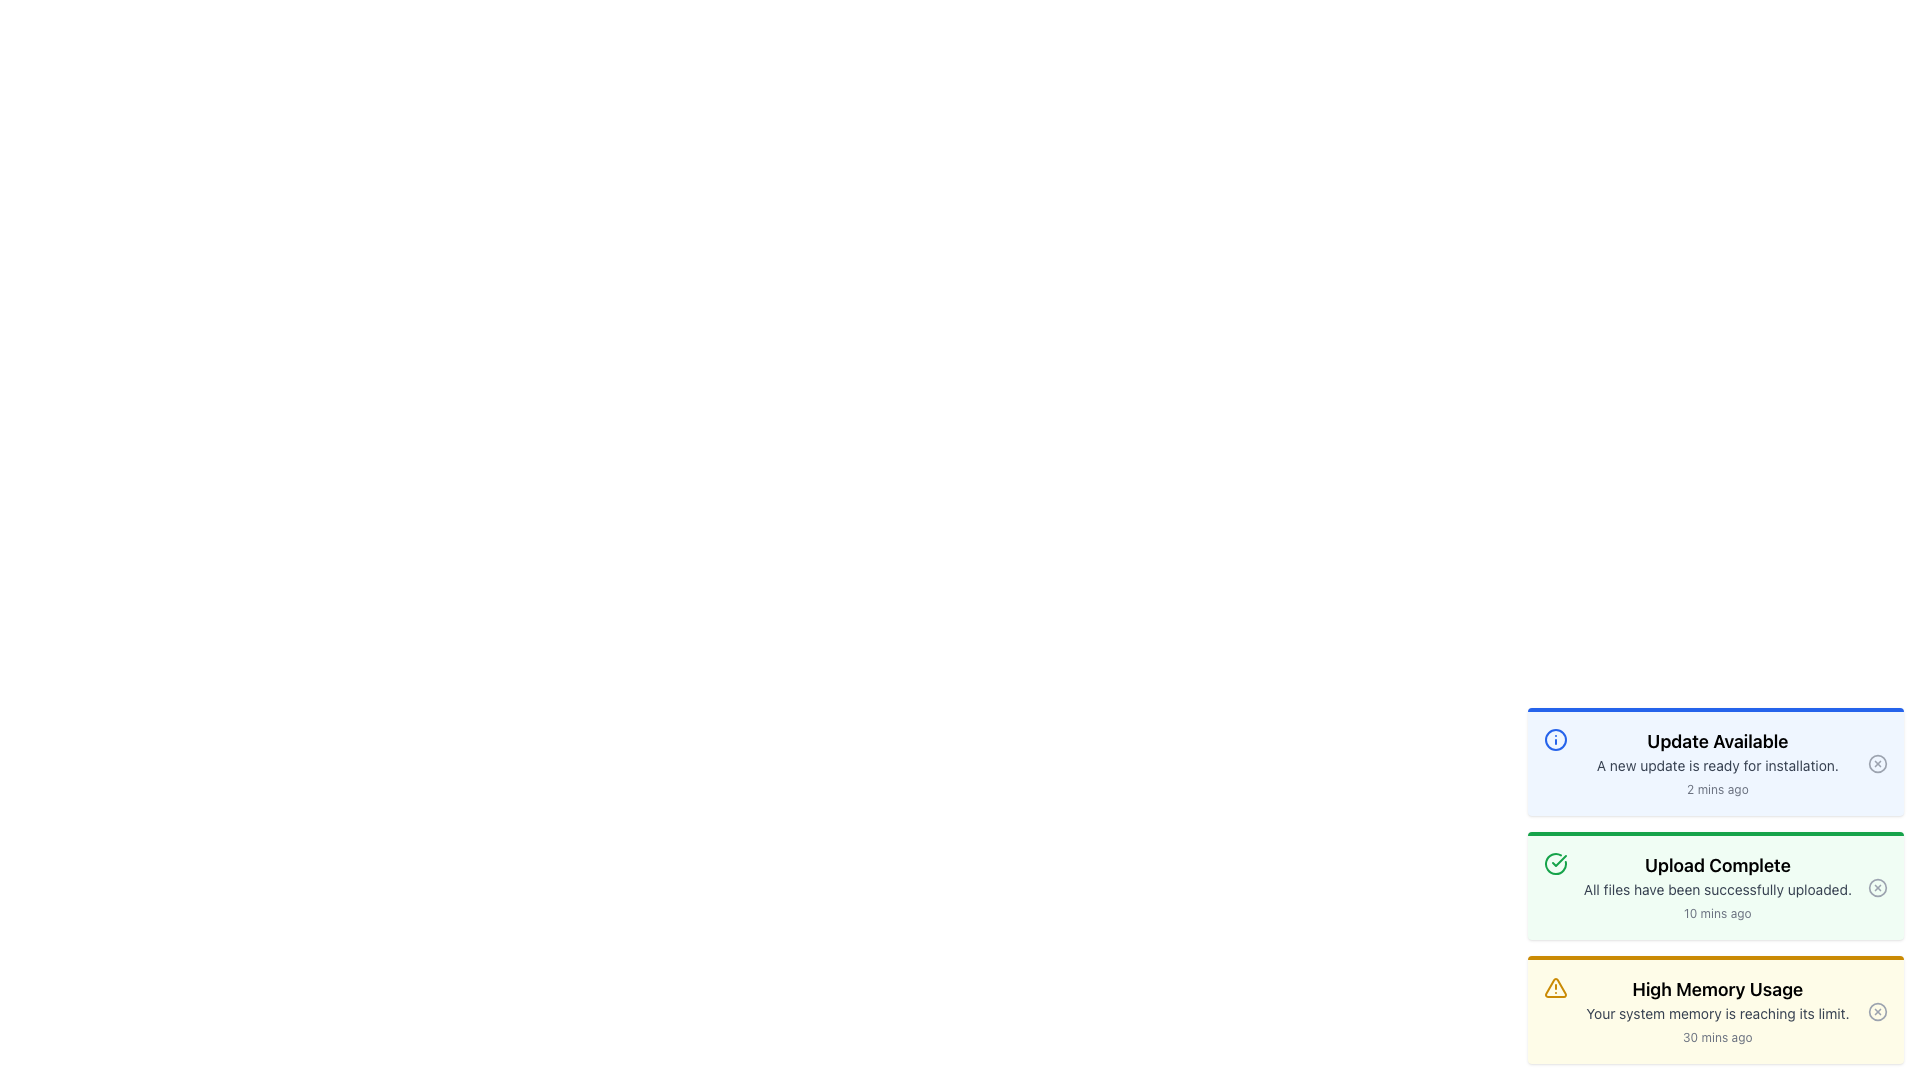 Image resolution: width=1920 pixels, height=1080 pixels. Describe the element at coordinates (1554, 740) in the screenshot. I see `the circular info icon located in the top left corner of the 'Update Available' notification box, which is characterized by a light blue circular outline with a smaller dot inside` at that location.